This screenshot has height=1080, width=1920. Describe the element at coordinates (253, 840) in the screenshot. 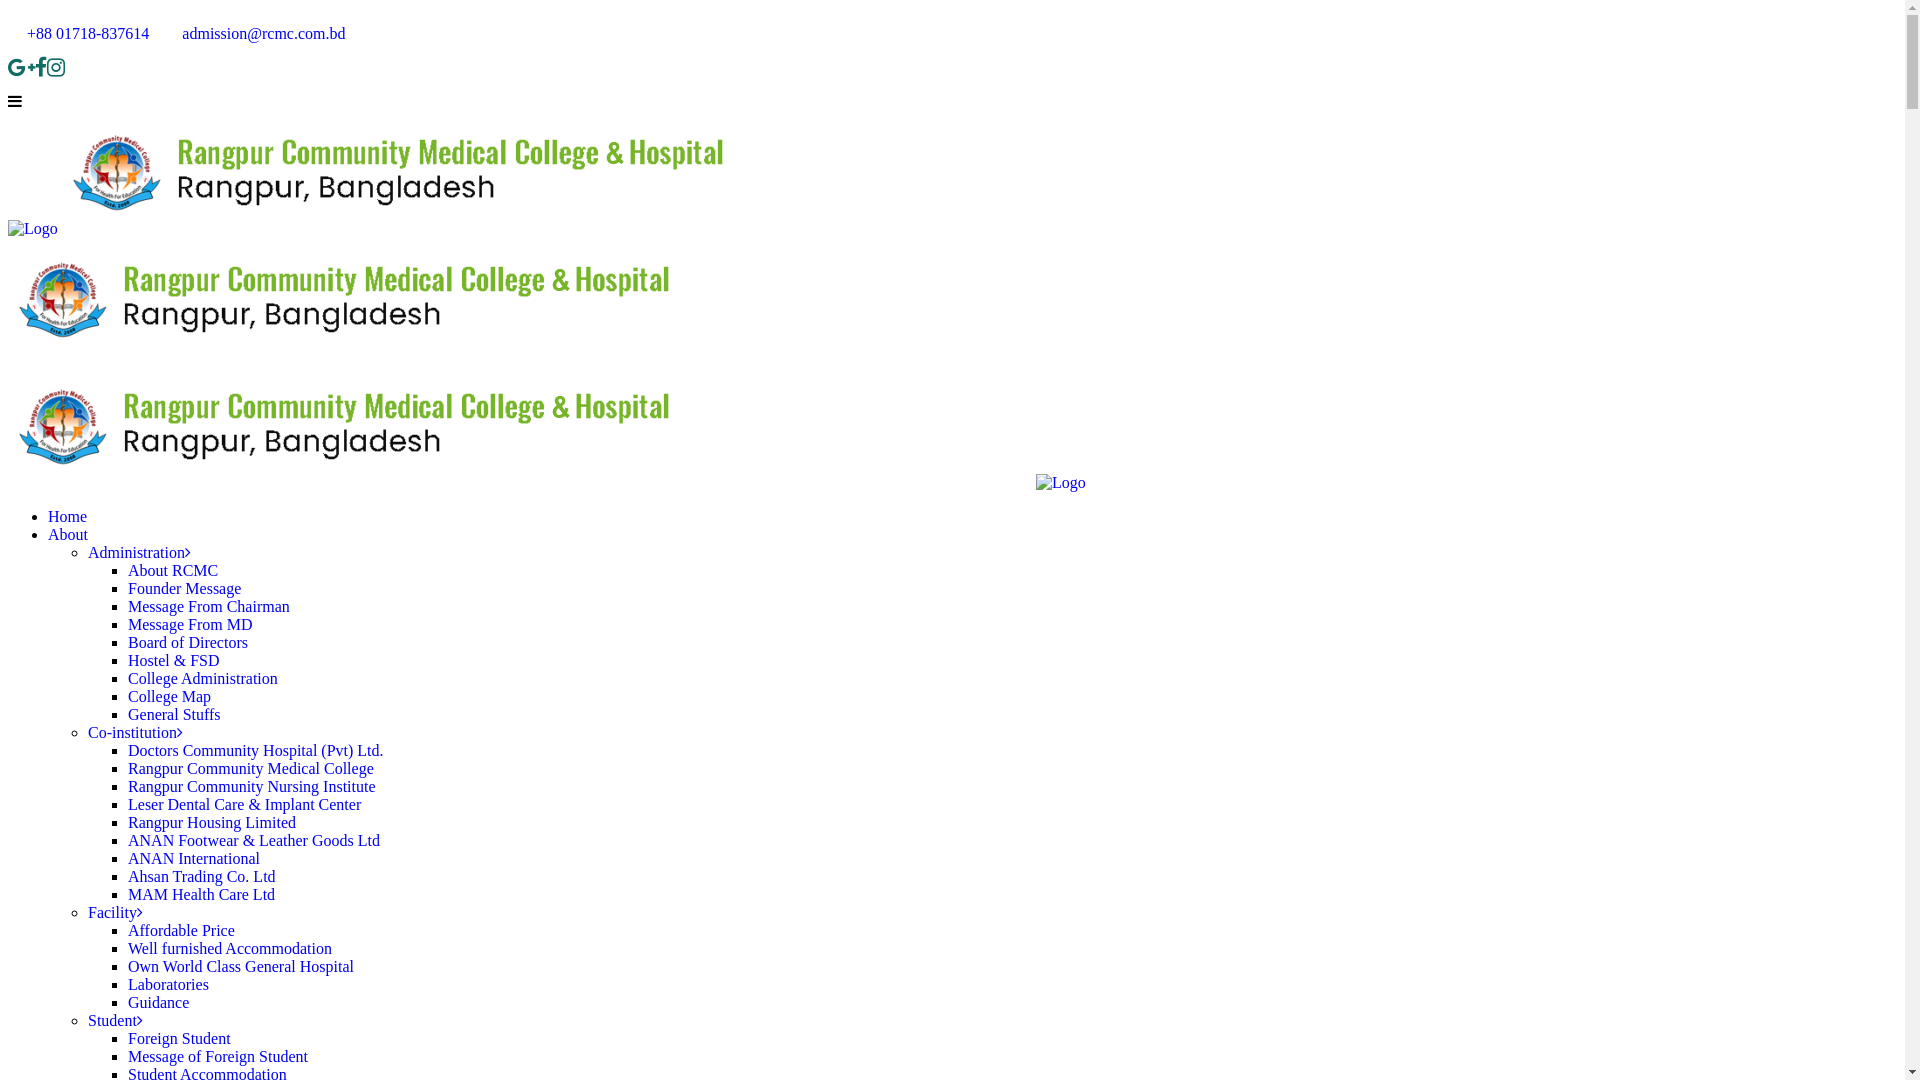

I see `'ANAN Footwear & Leather Goods Ltd'` at that location.